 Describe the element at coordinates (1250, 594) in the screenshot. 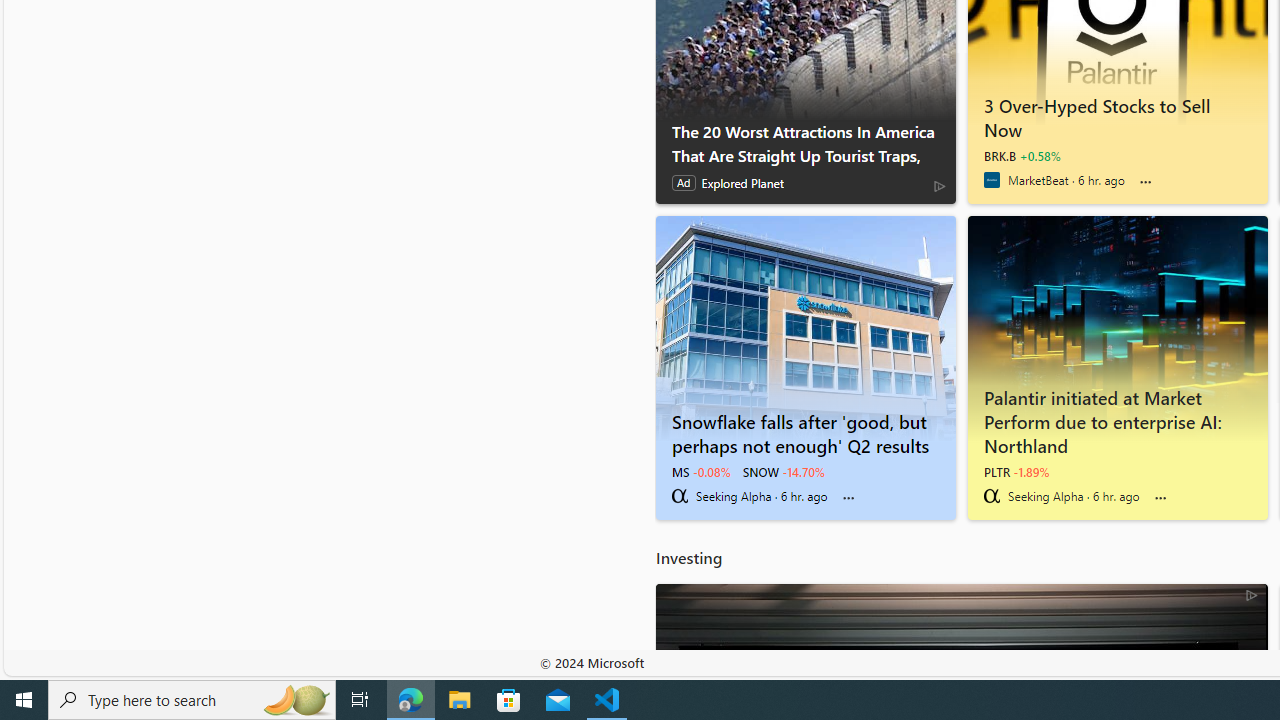

I see `'AdChoices'` at that location.